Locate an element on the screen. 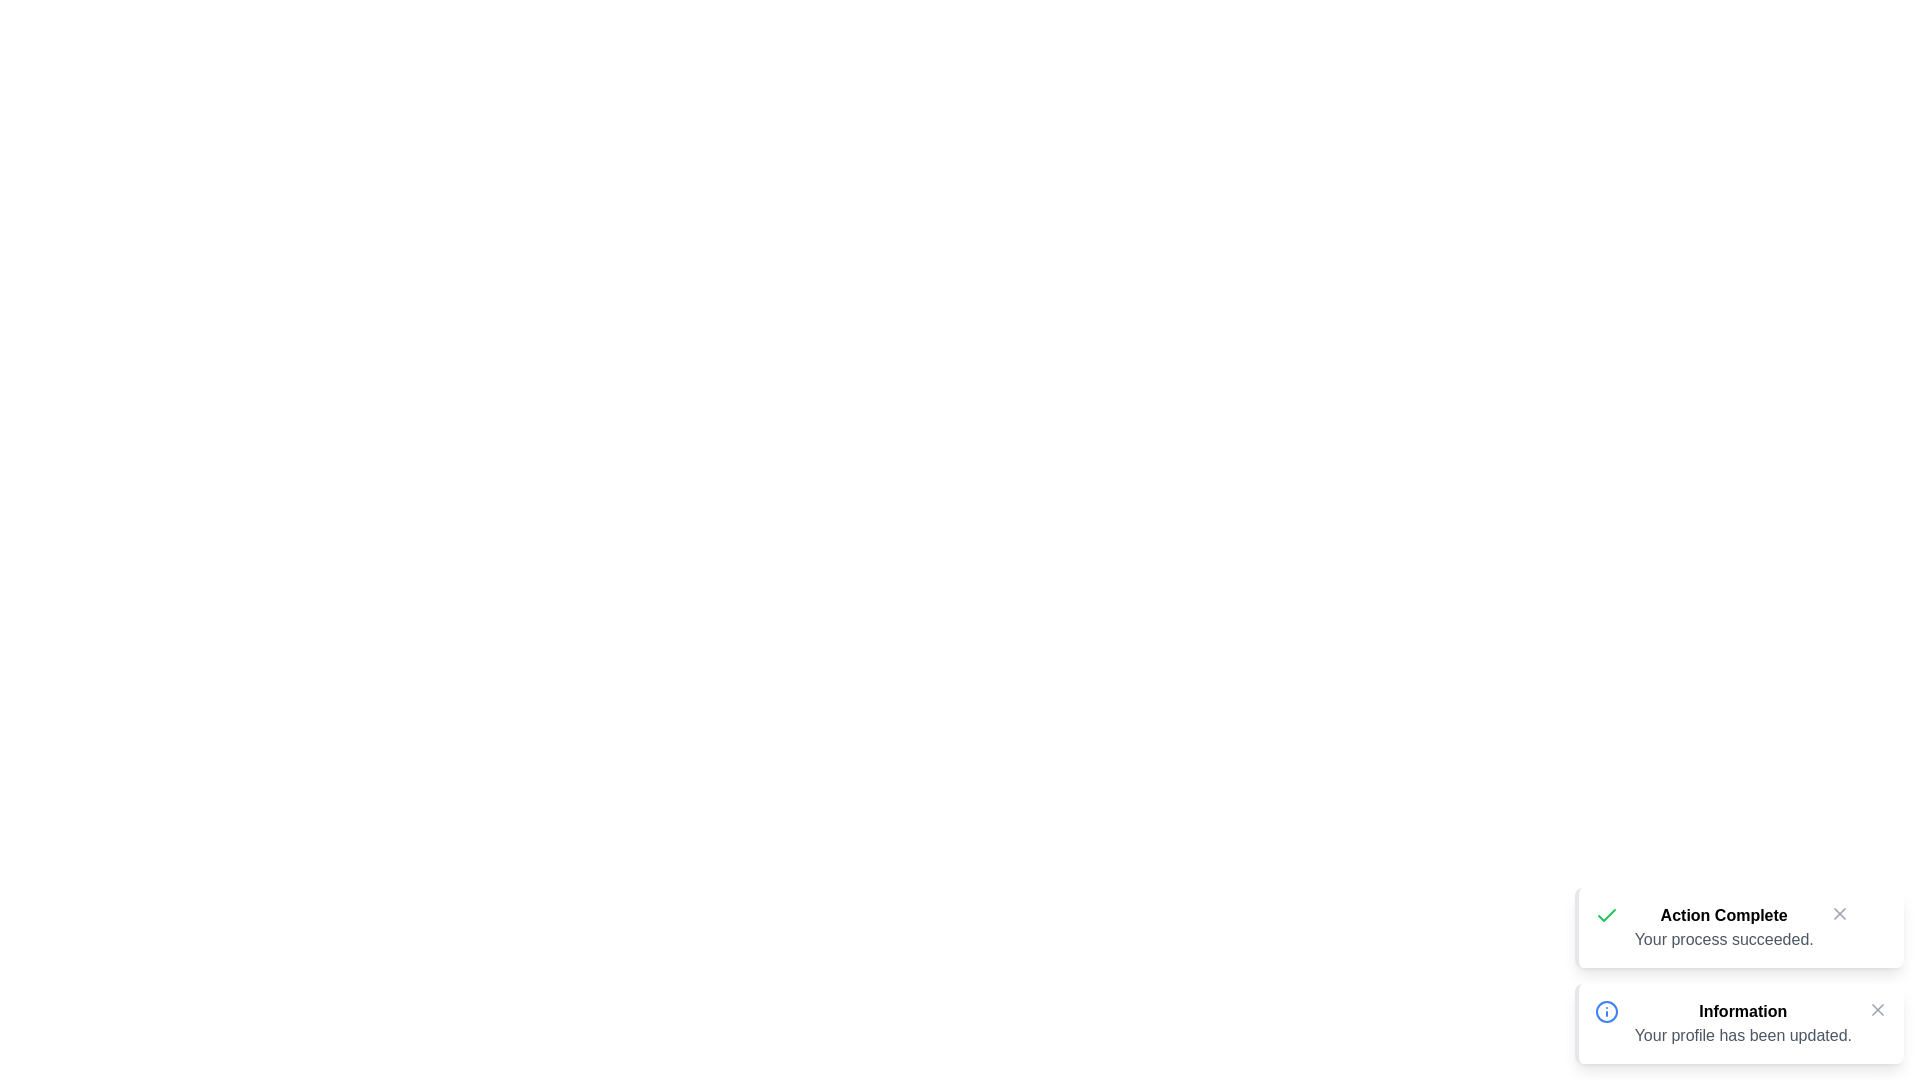  the notification to read its details is located at coordinates (1737, 928).